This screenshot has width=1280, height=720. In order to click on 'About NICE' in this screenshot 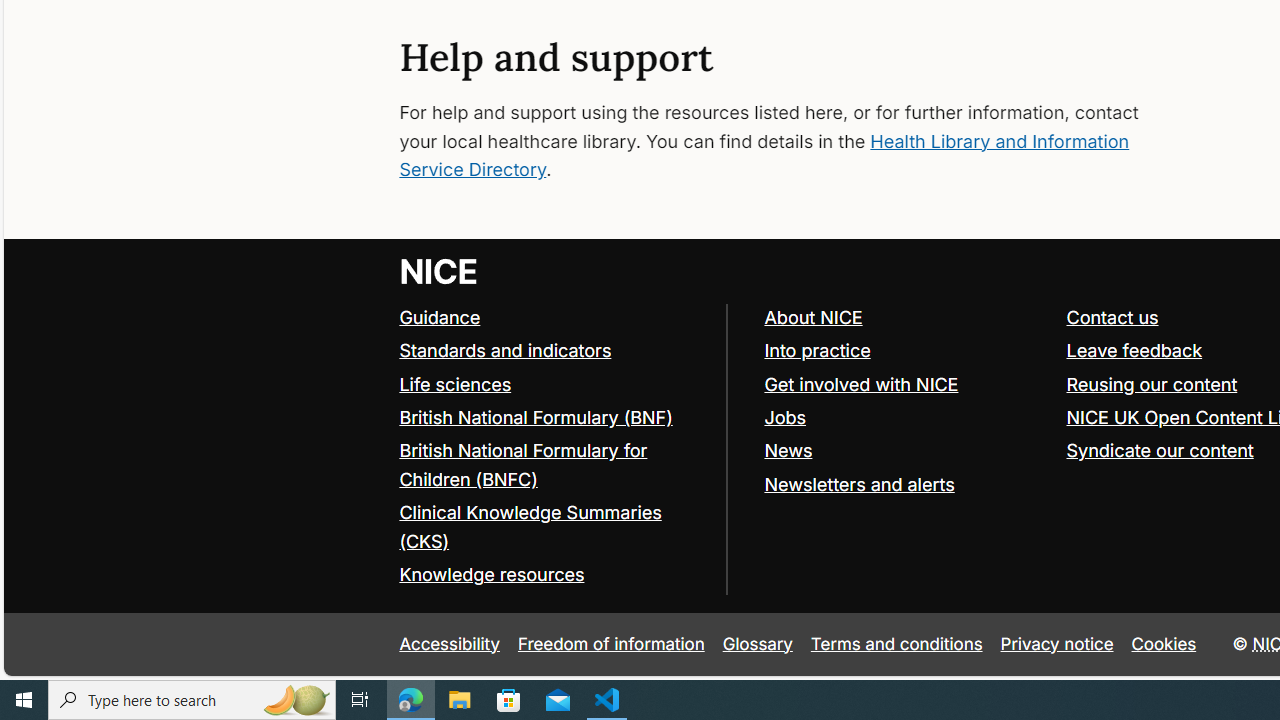, I will do `click(813, 316)`.